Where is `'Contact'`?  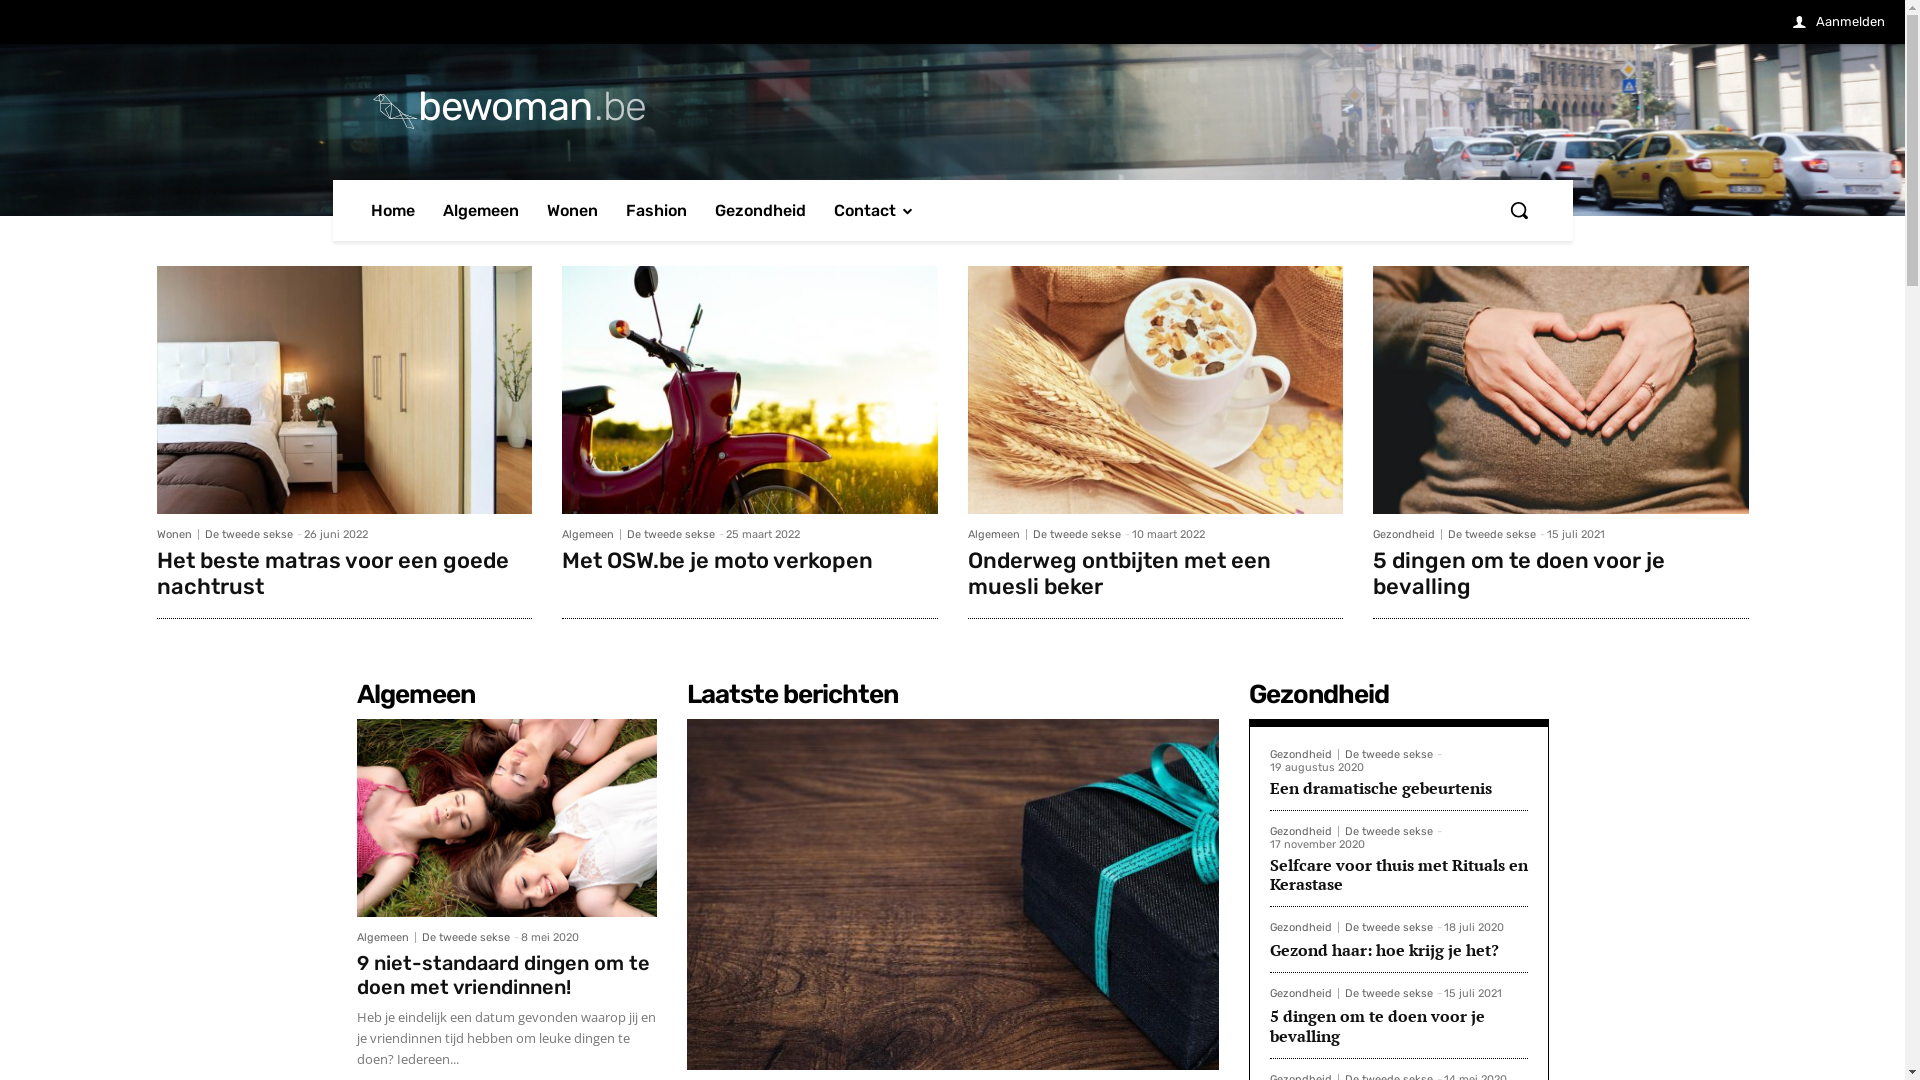
'Contact' is located at coordinates (873, 210).